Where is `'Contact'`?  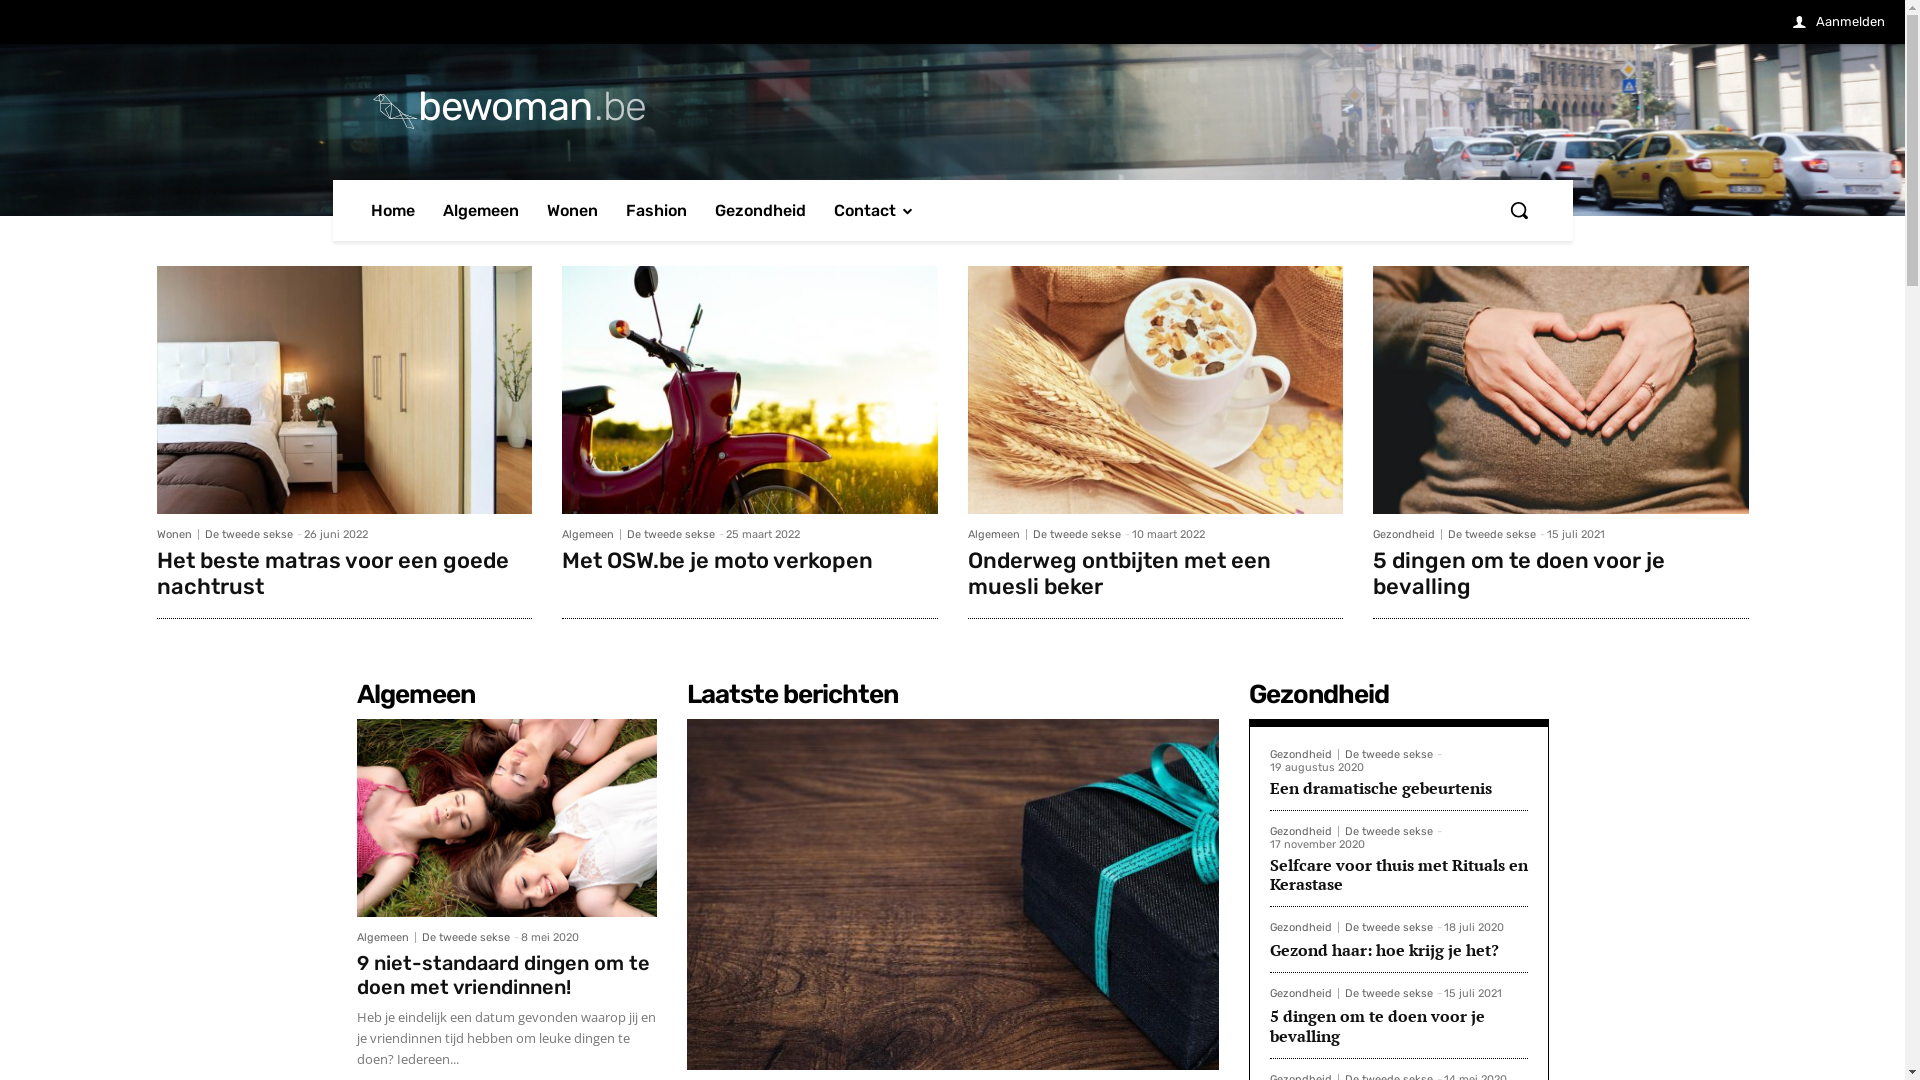
'Contact' is located at coordinates (873, 210).